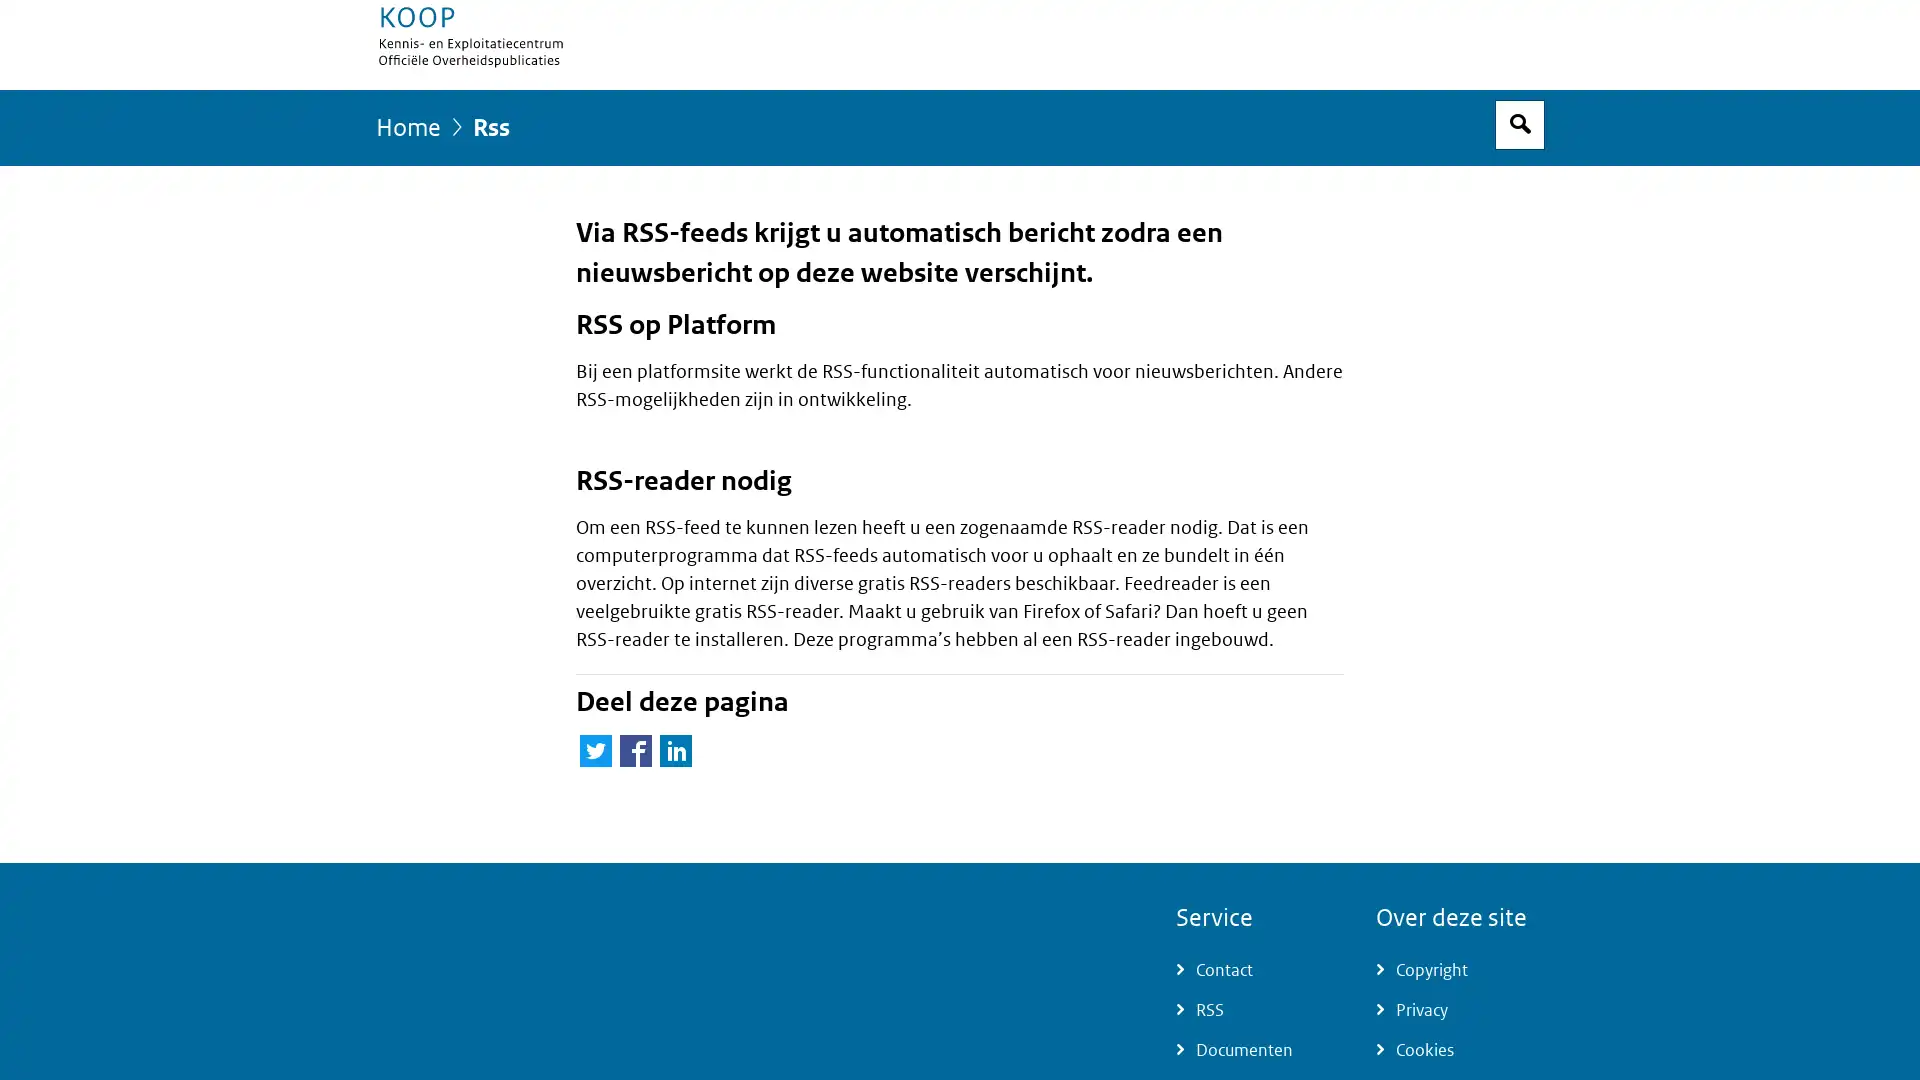 The image size is (1920, 1080). I want to click on Open zoekveld, so click(1520, 124).